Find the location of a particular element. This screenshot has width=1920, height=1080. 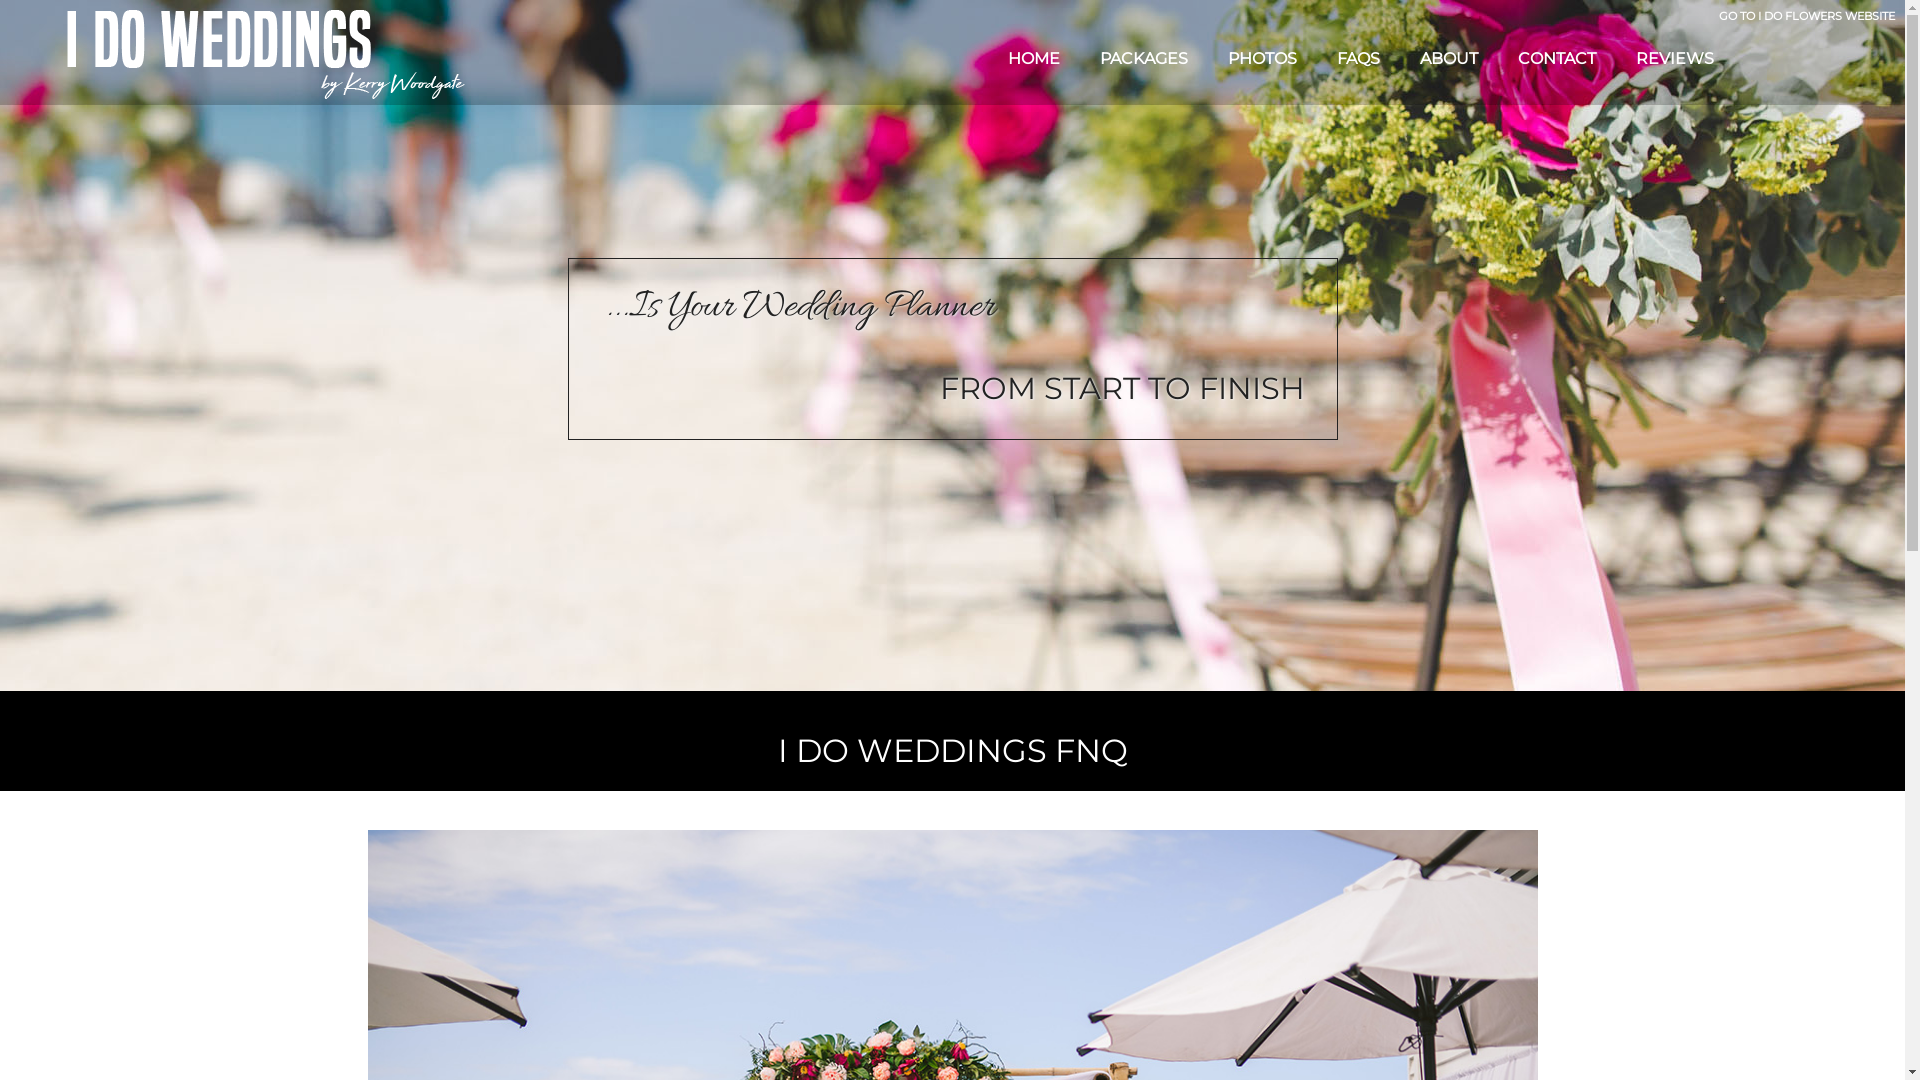

'PACKAGES' is located at coordinates (1079, 57).